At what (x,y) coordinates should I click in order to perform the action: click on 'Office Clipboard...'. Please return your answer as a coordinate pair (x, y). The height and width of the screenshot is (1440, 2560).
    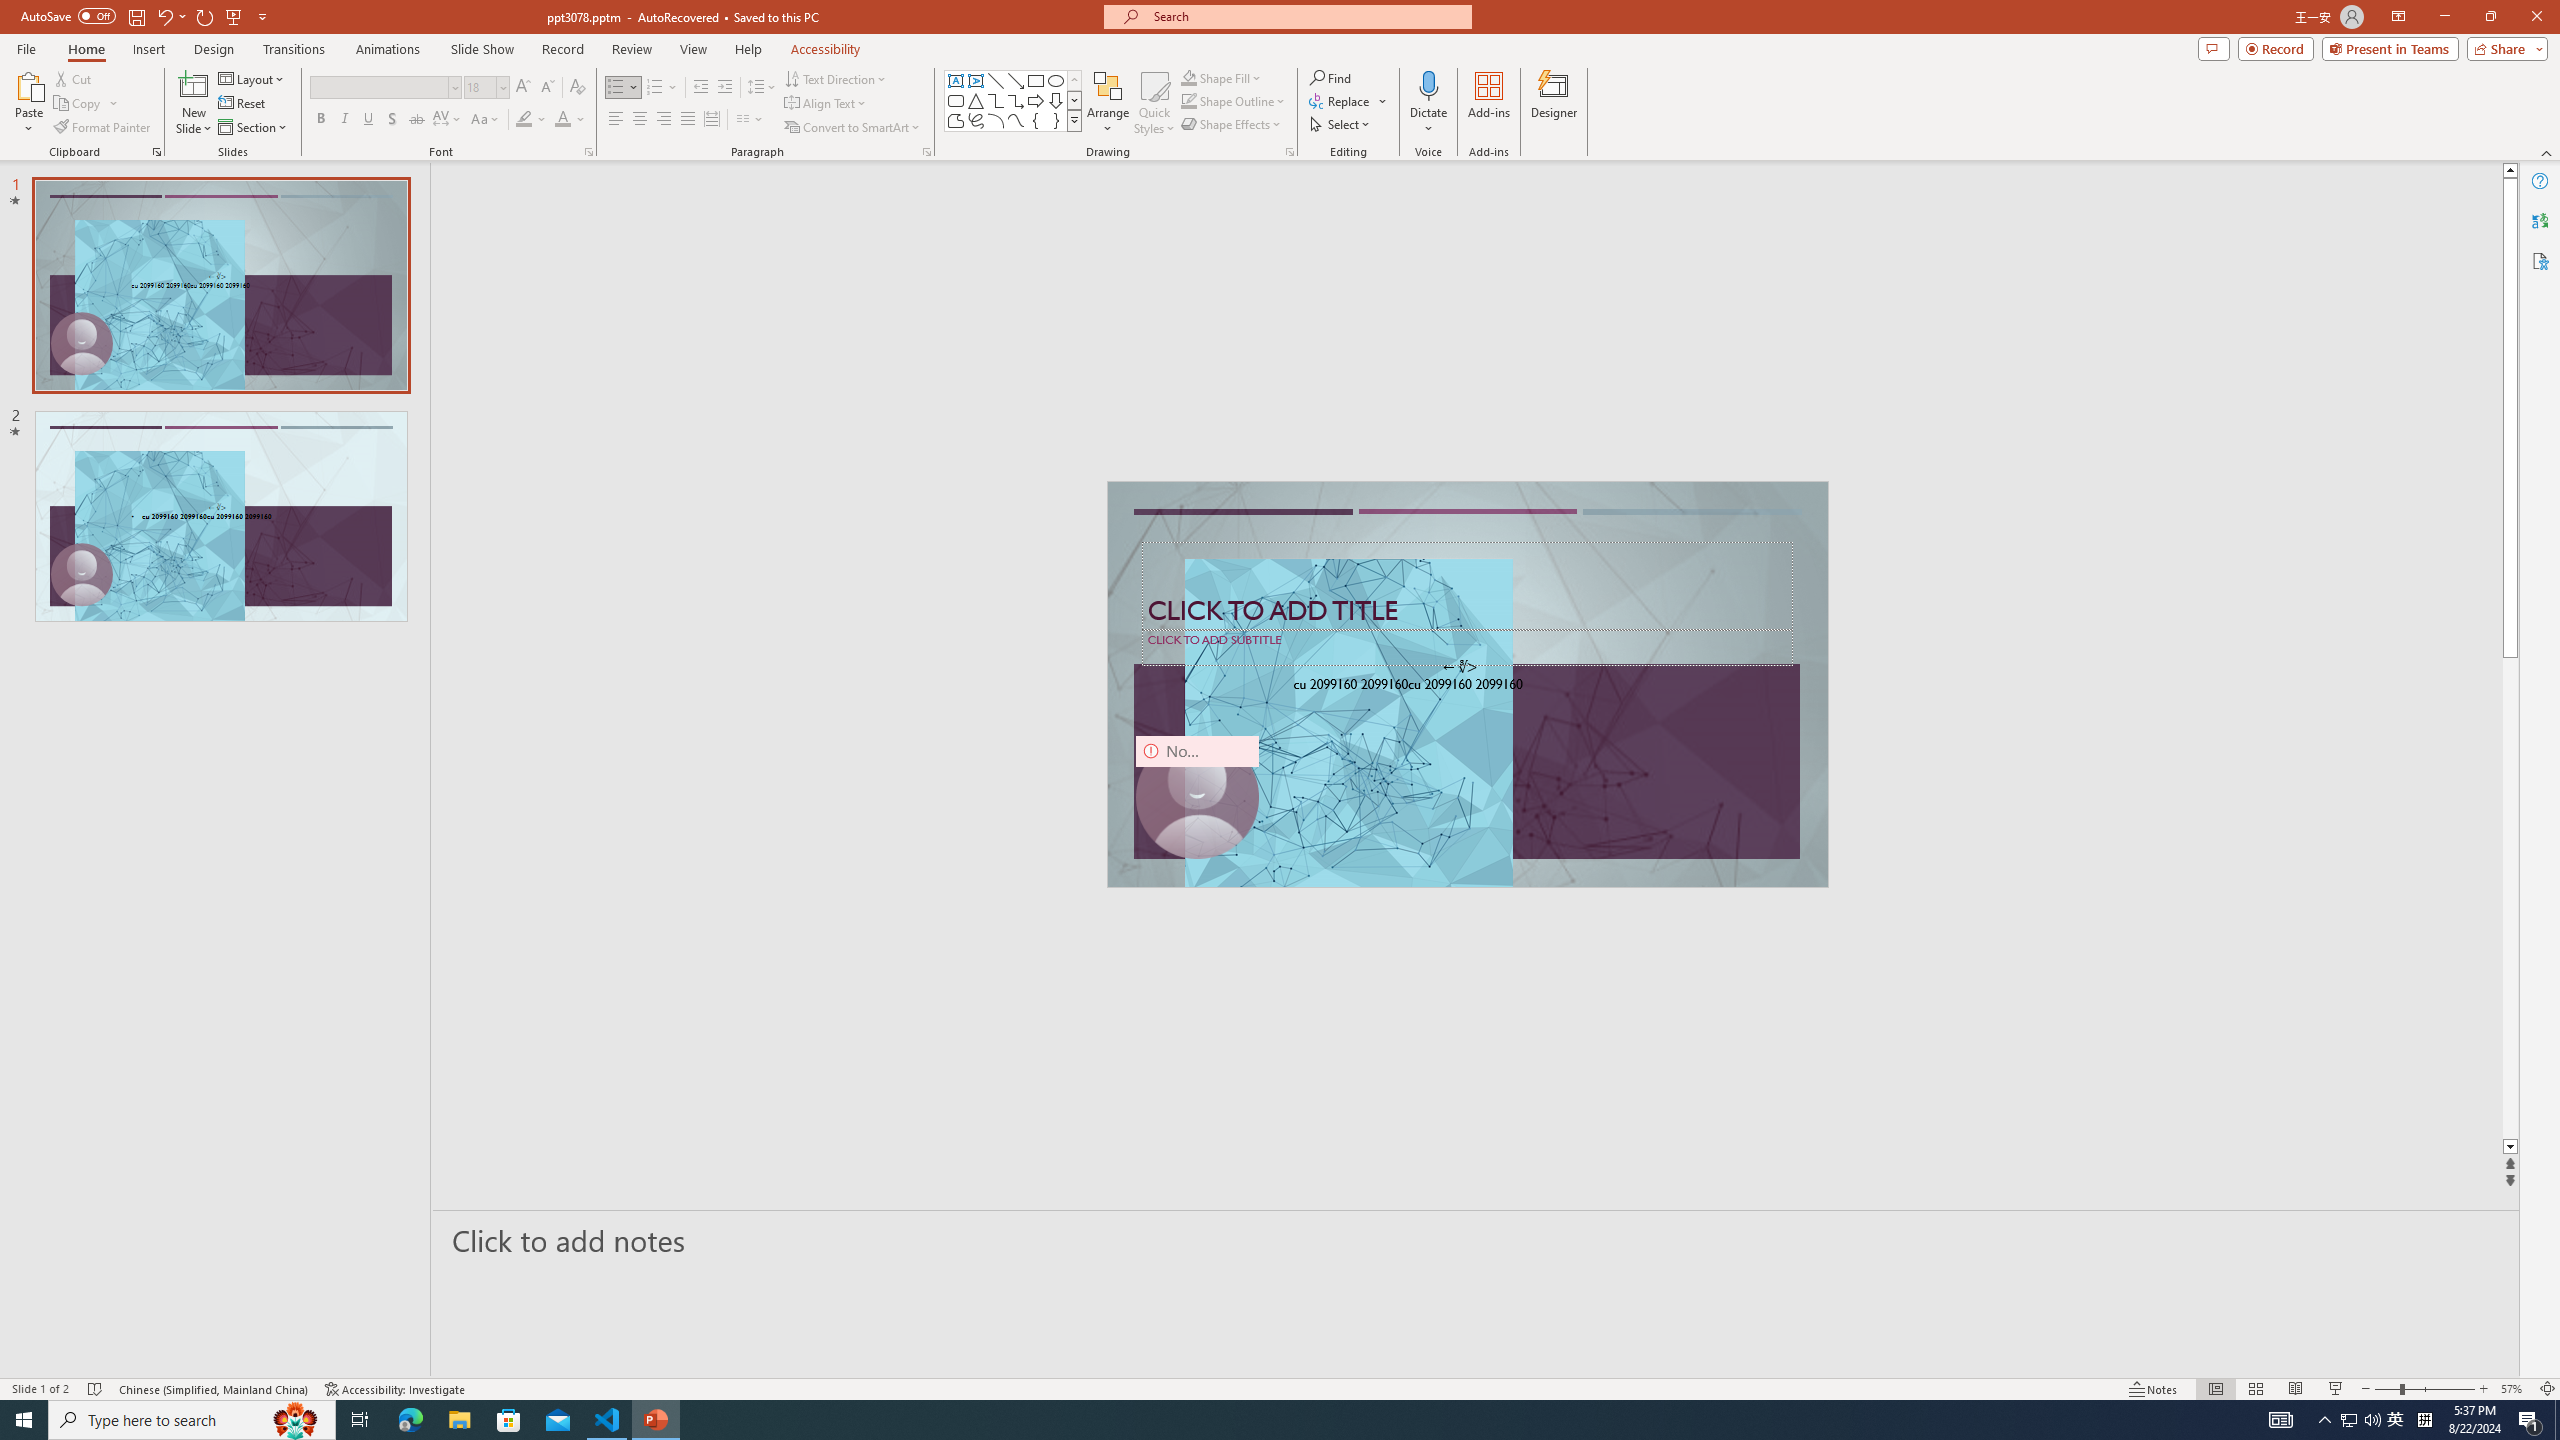
    Looking at the image, I should click on (155, 150).